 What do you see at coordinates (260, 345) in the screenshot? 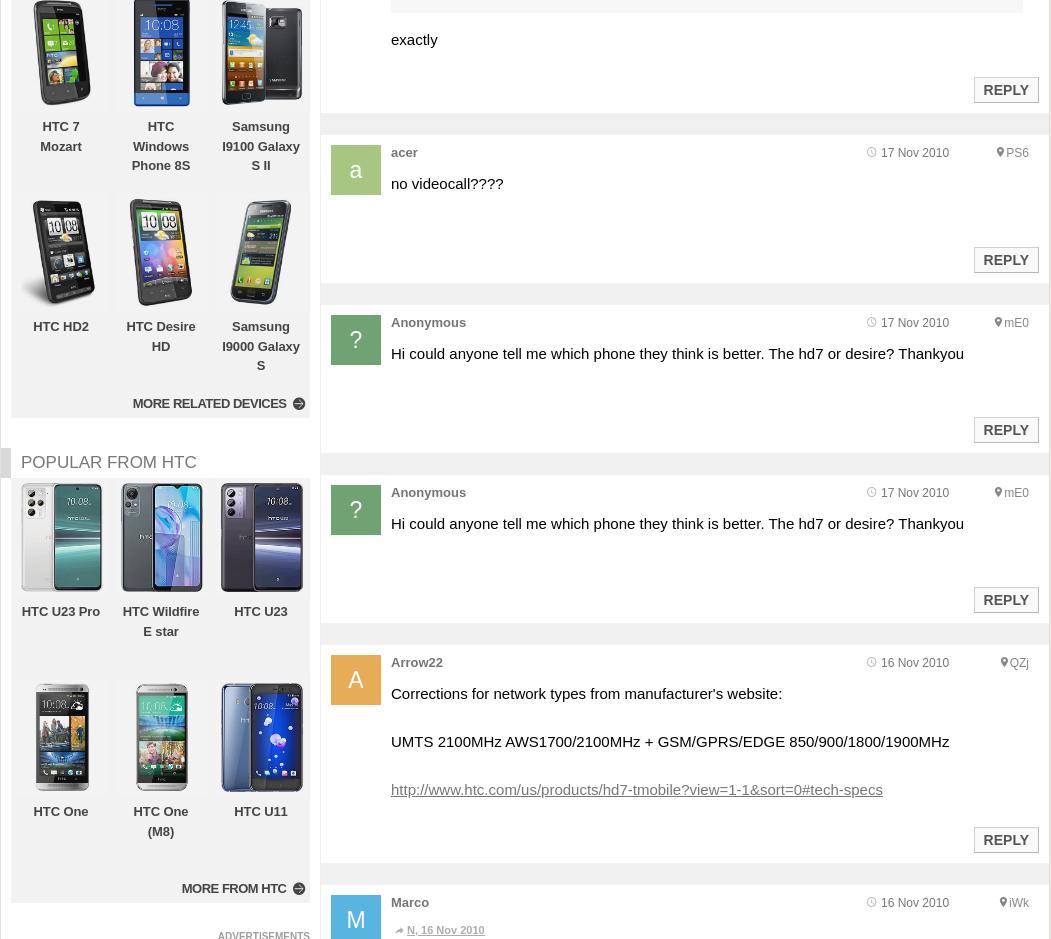
I see `'Samsung I9000 Galaxy S'` at bounding box center [260, 345].